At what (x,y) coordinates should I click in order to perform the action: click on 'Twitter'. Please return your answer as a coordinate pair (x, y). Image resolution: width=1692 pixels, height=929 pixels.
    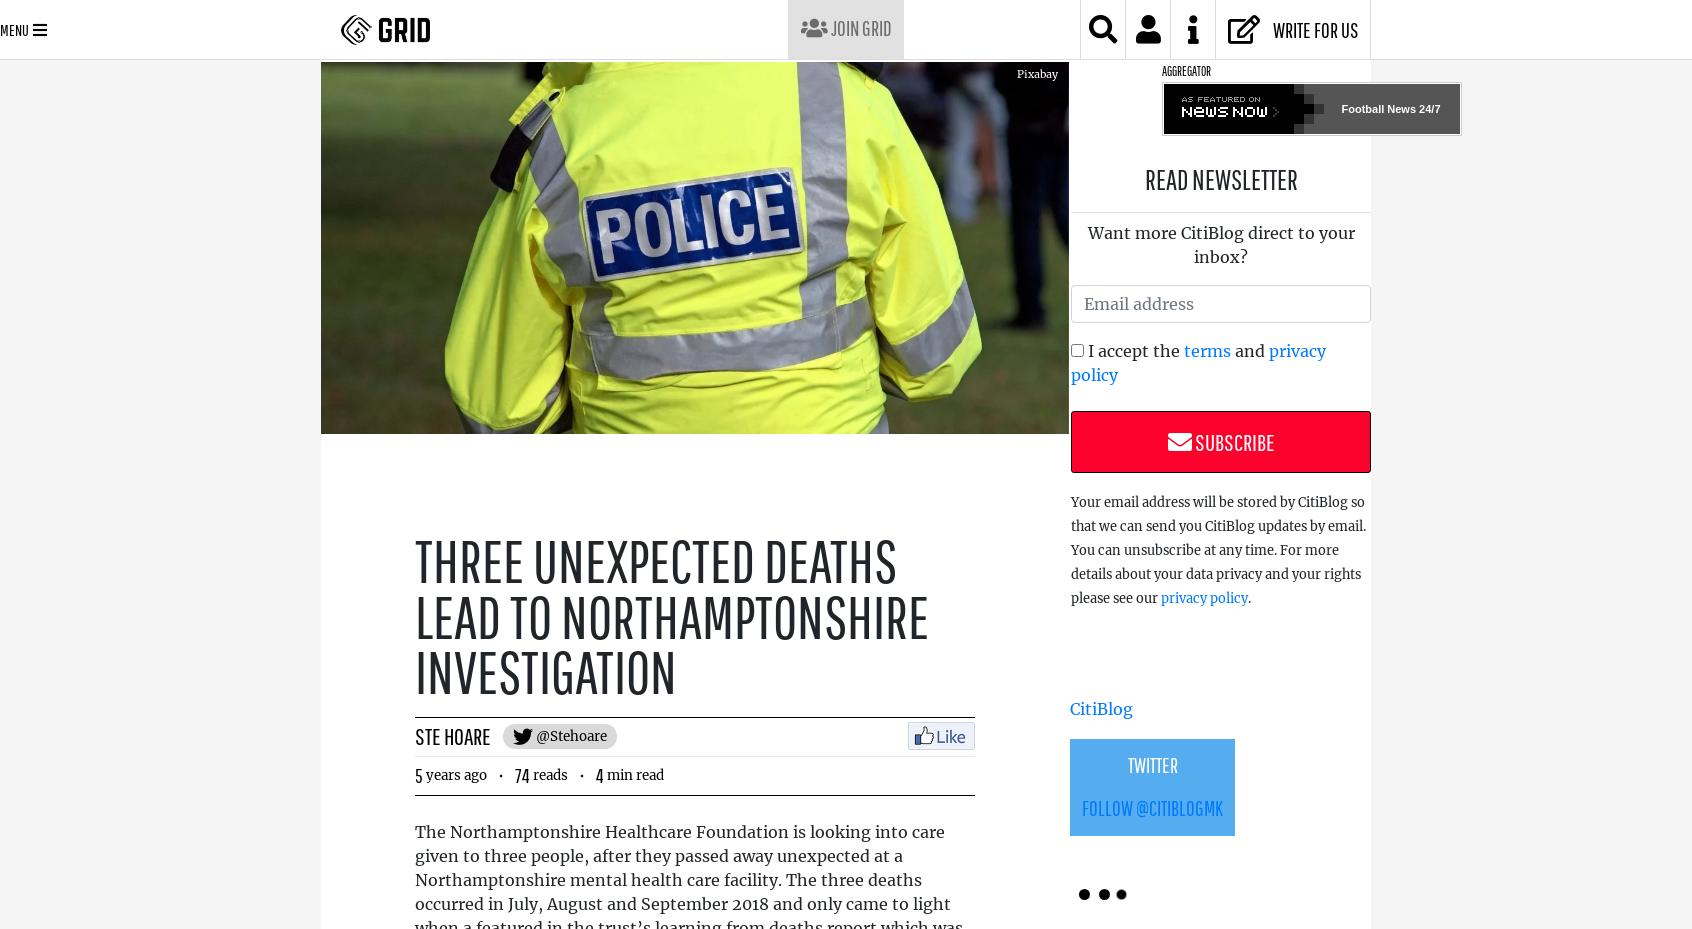
    Looking at the image, I should click on (1127, 764).